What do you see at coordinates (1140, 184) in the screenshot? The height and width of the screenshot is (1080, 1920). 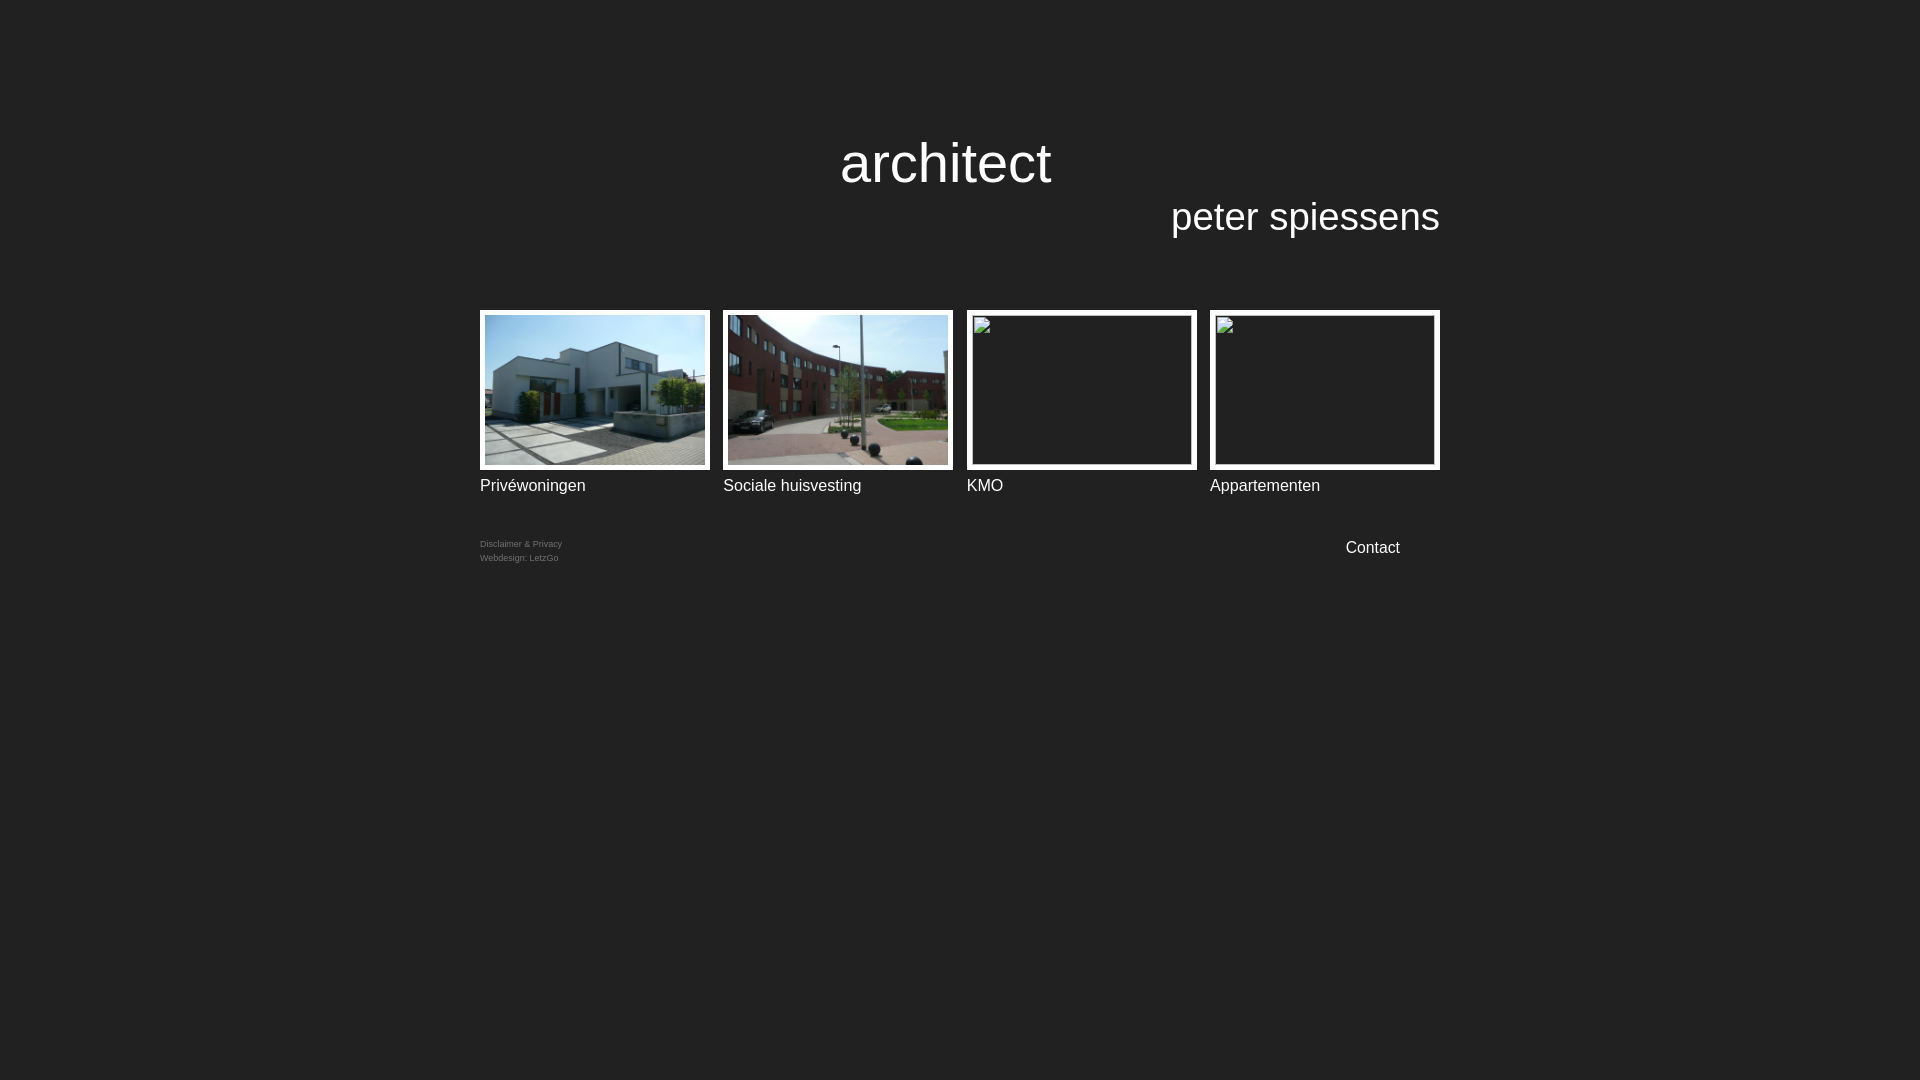 I see `'architect` at bounding box center [1140, 184].